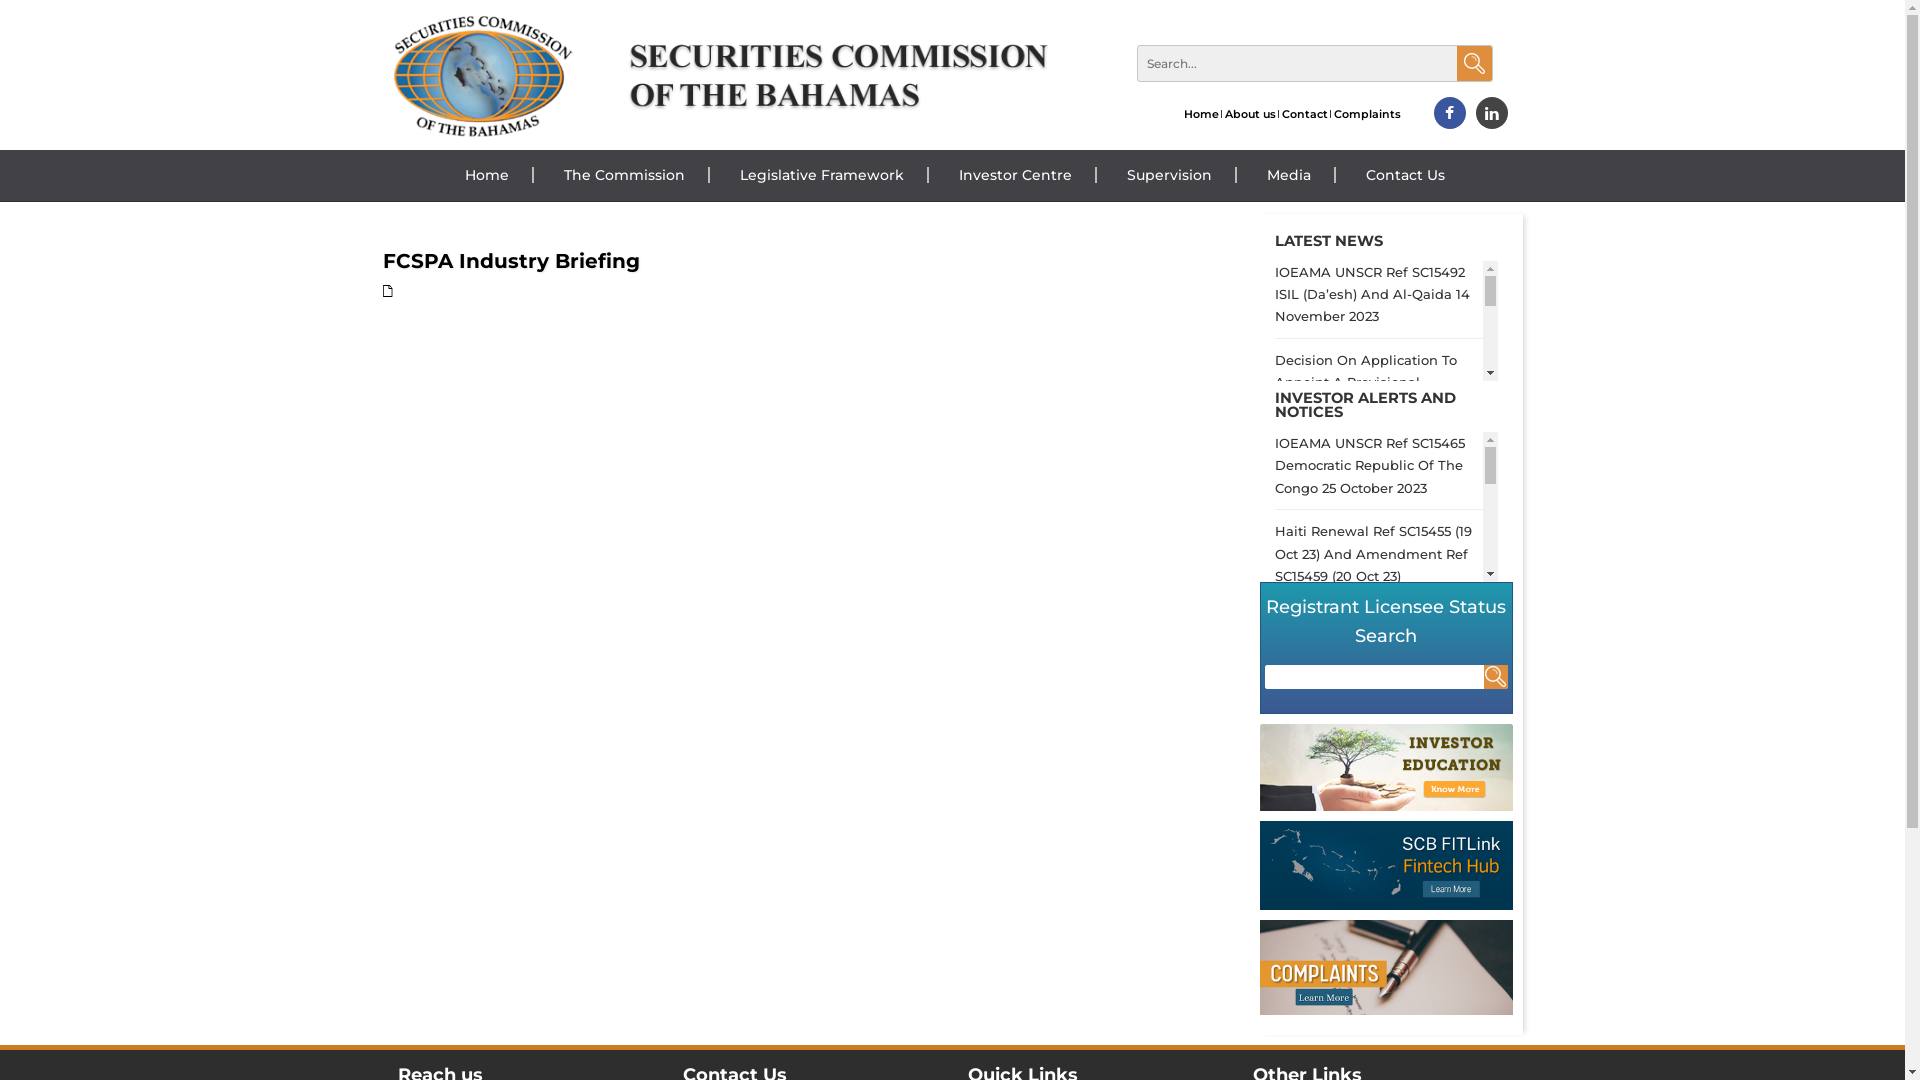 This screenshot has height=1080, width=1920. Describe the element at coordinates (1339, 174) in the screenshot. I see `'Contact Us'` at that location.